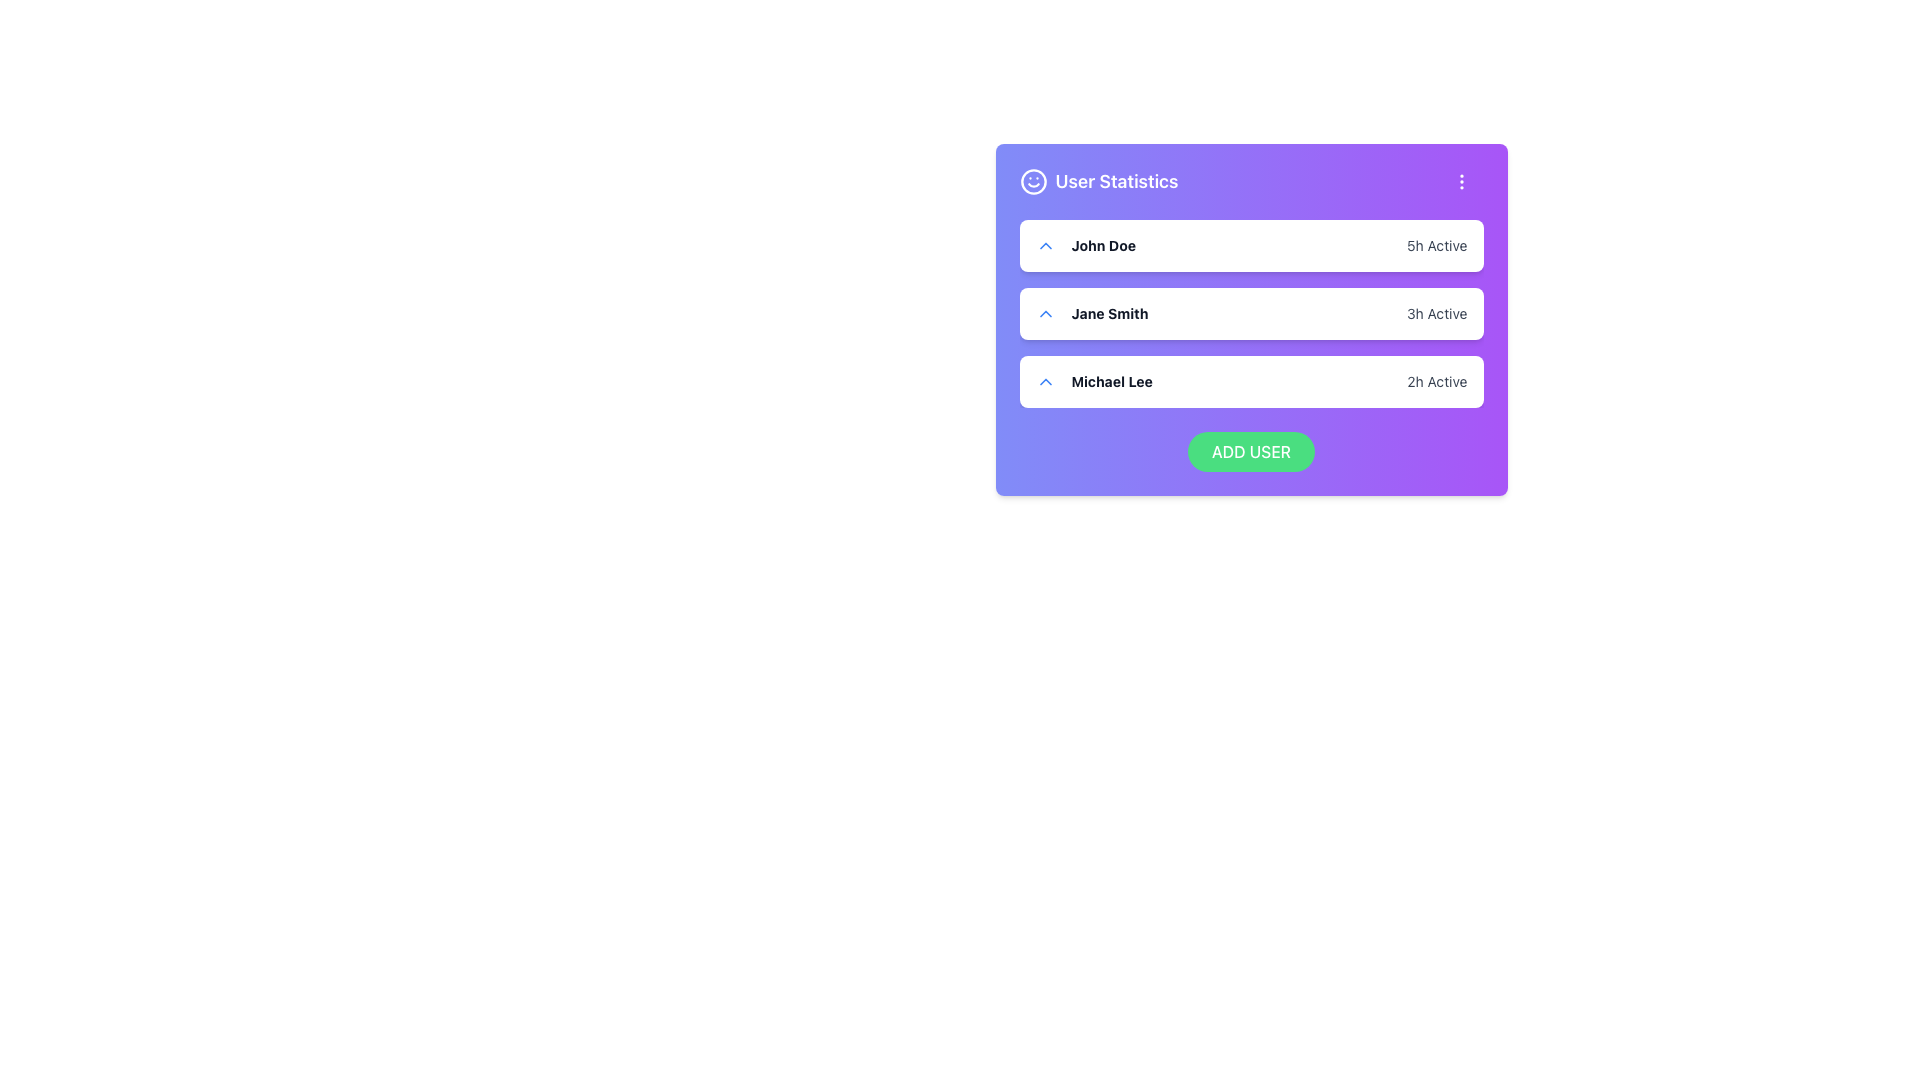 This screenshot has height=1080, width=1920. What do you see at coordinates (1436, 381) in the screenshot?
I see `the informational text label displaying the activity duration for user 'Michael Lee', located within a white card on the right side of the card` at bounding box center [1436, 381].